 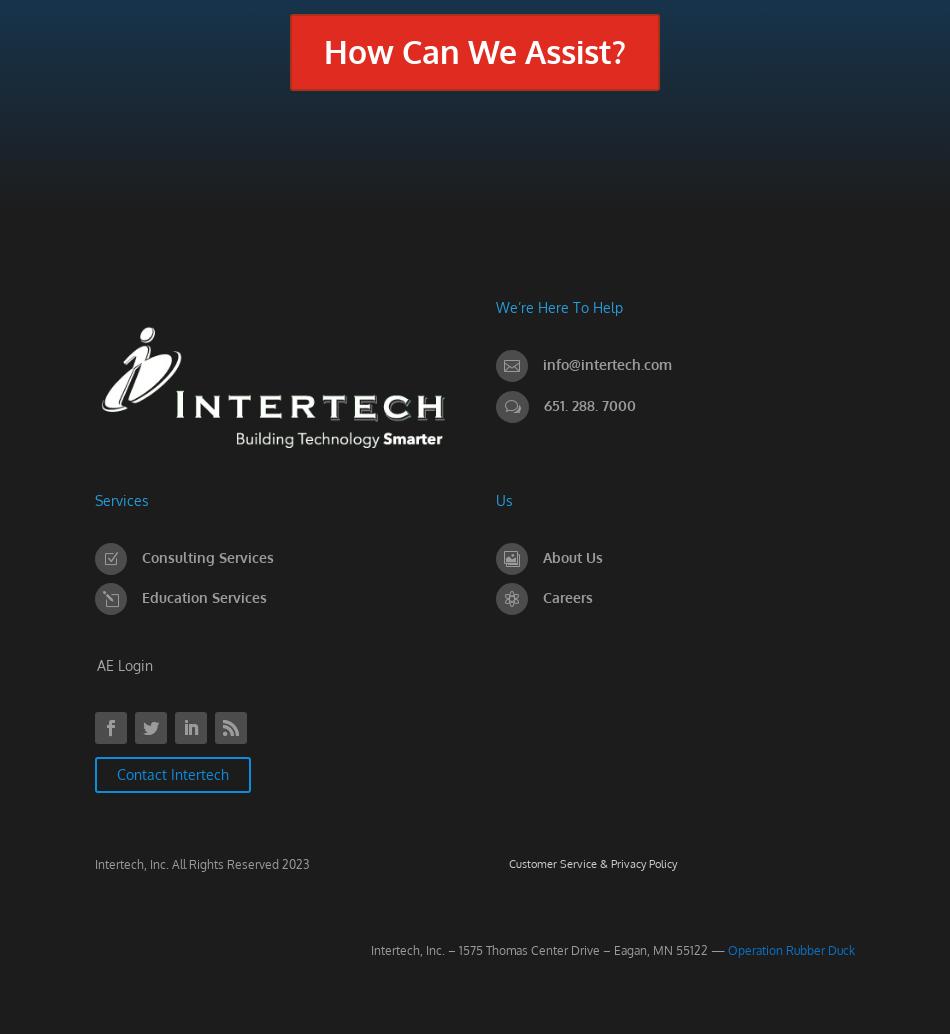 I want to click on 'l', so click(x=110, y=598).